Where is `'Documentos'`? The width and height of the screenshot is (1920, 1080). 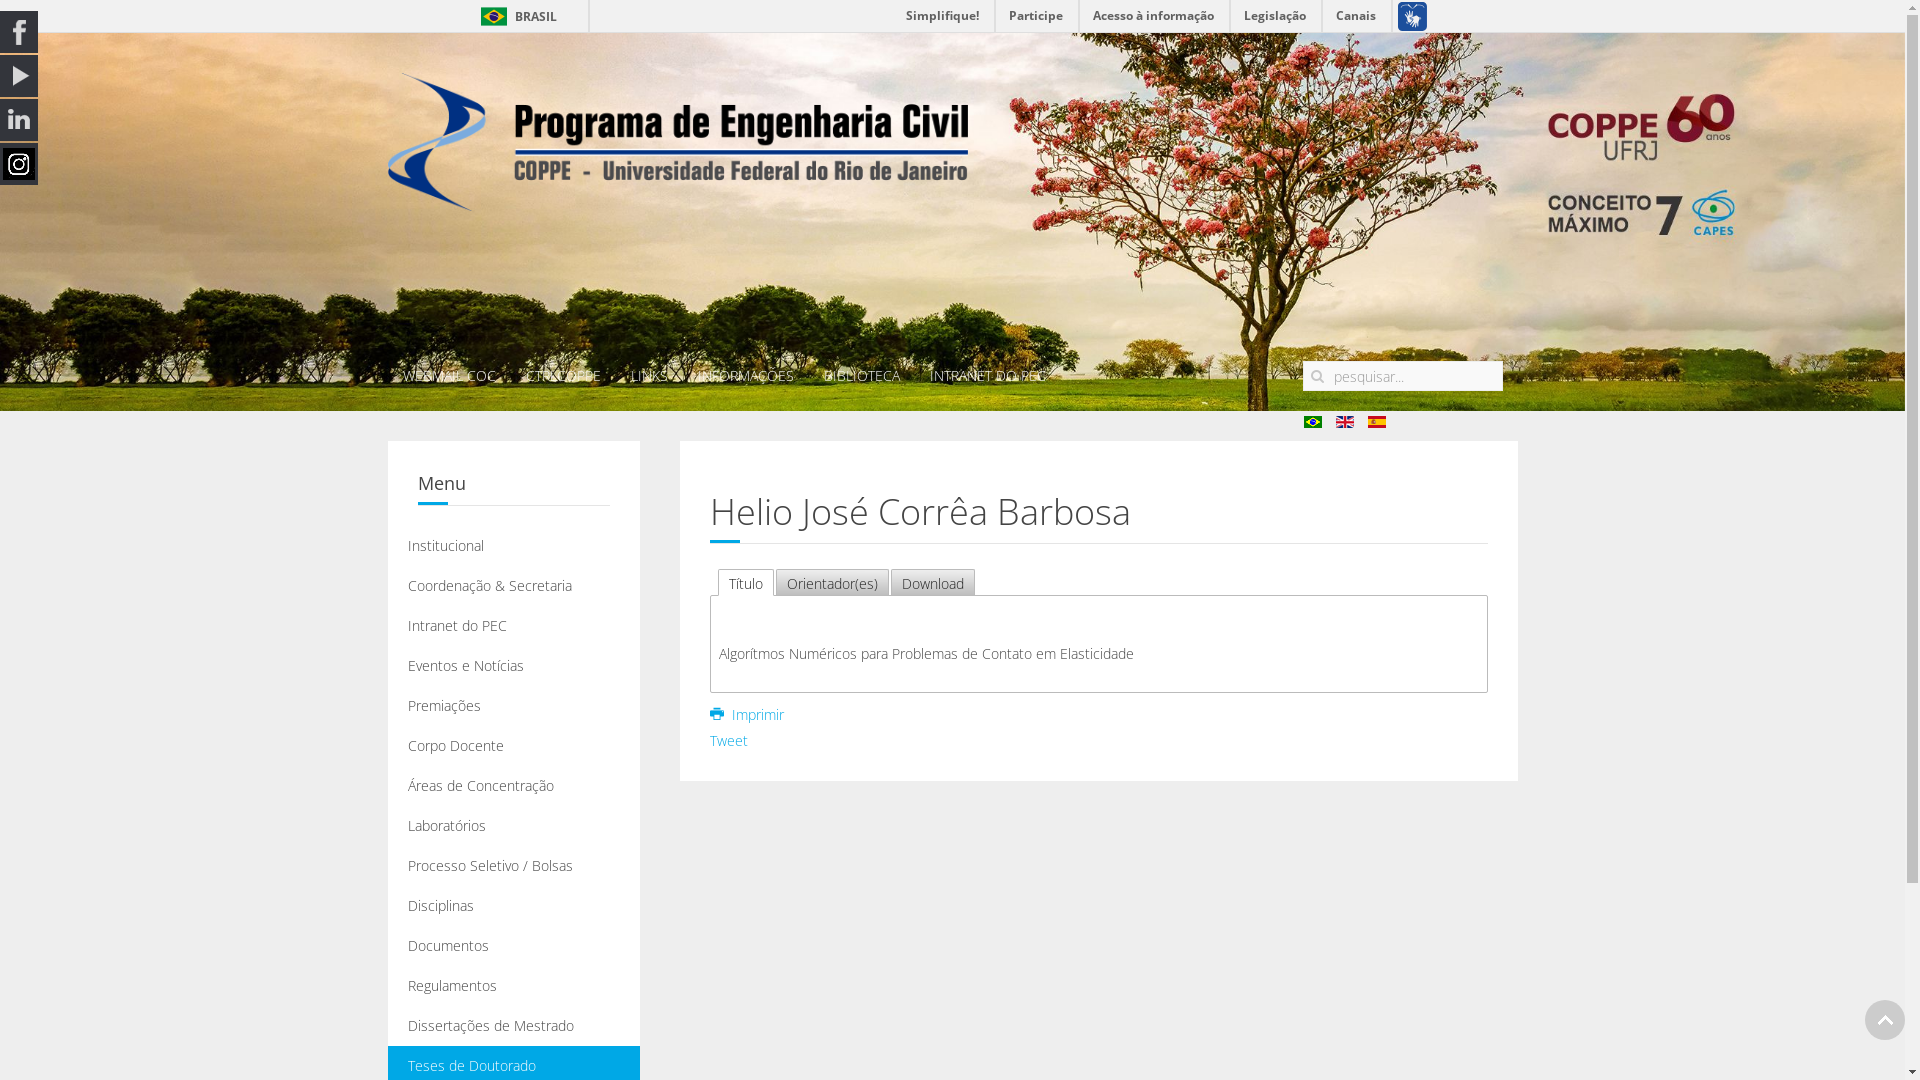
'Documentos' is located at coordinates (514, 945).